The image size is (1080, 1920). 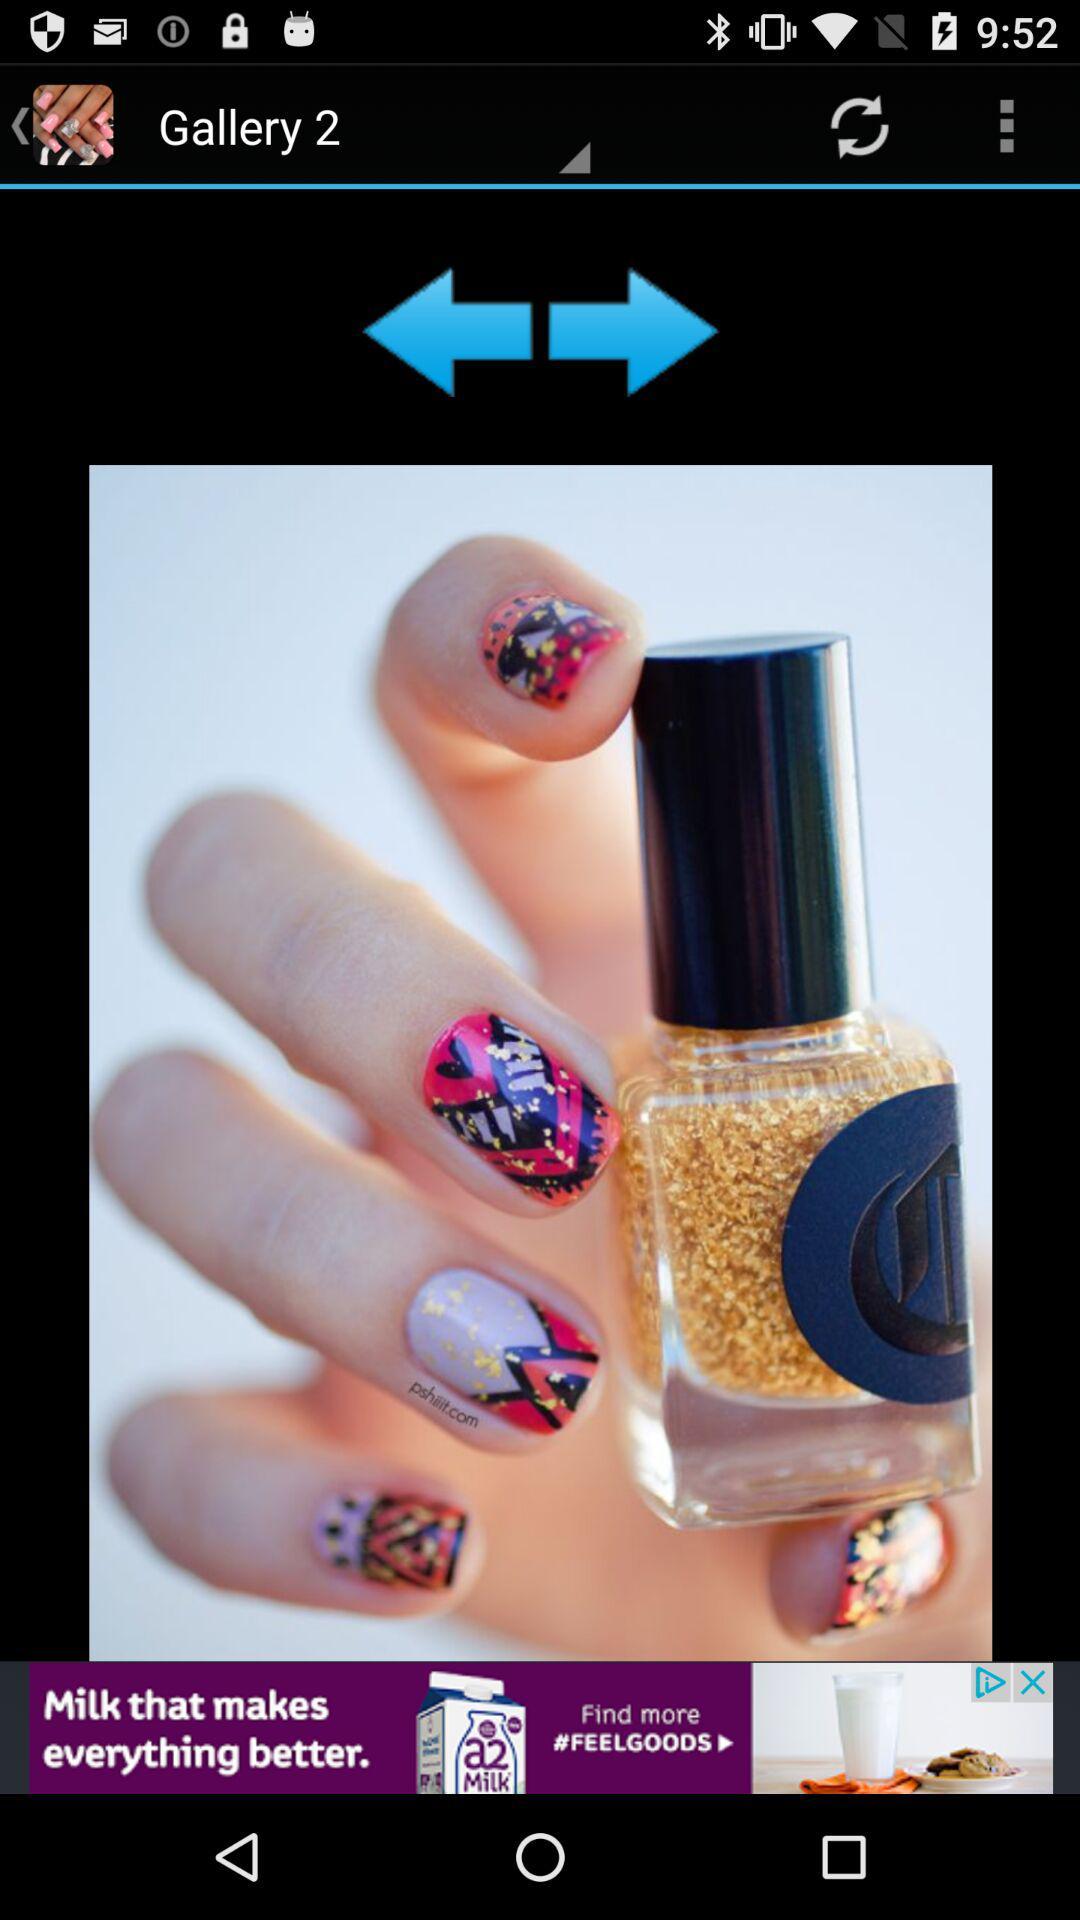 What do you see at coordinates (540, 1727) in the screenshot?
I see `advertisement page` at bounding box center [540, 1727].